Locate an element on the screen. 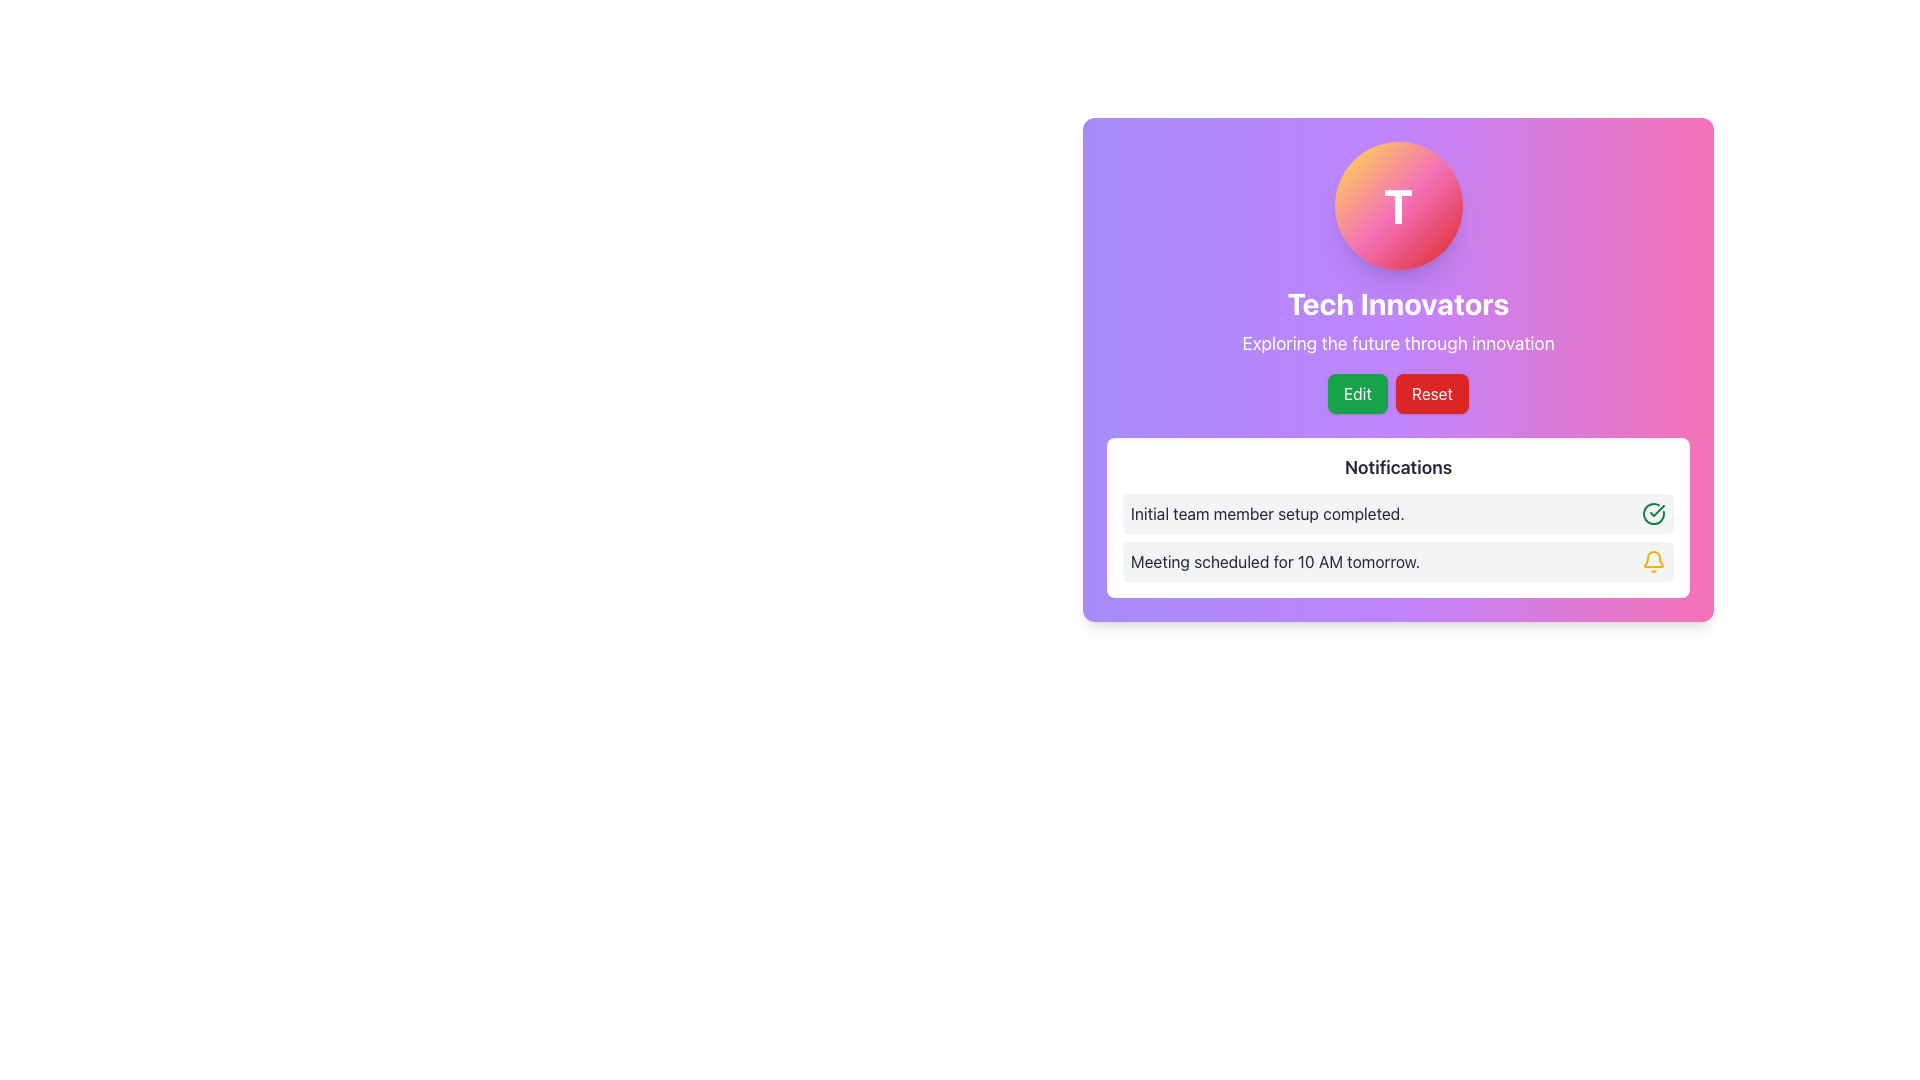  the text label that serves as a subtitle for 'Tech Innovators', positioned centrally below the main header is located at coordinates (1397, 342).